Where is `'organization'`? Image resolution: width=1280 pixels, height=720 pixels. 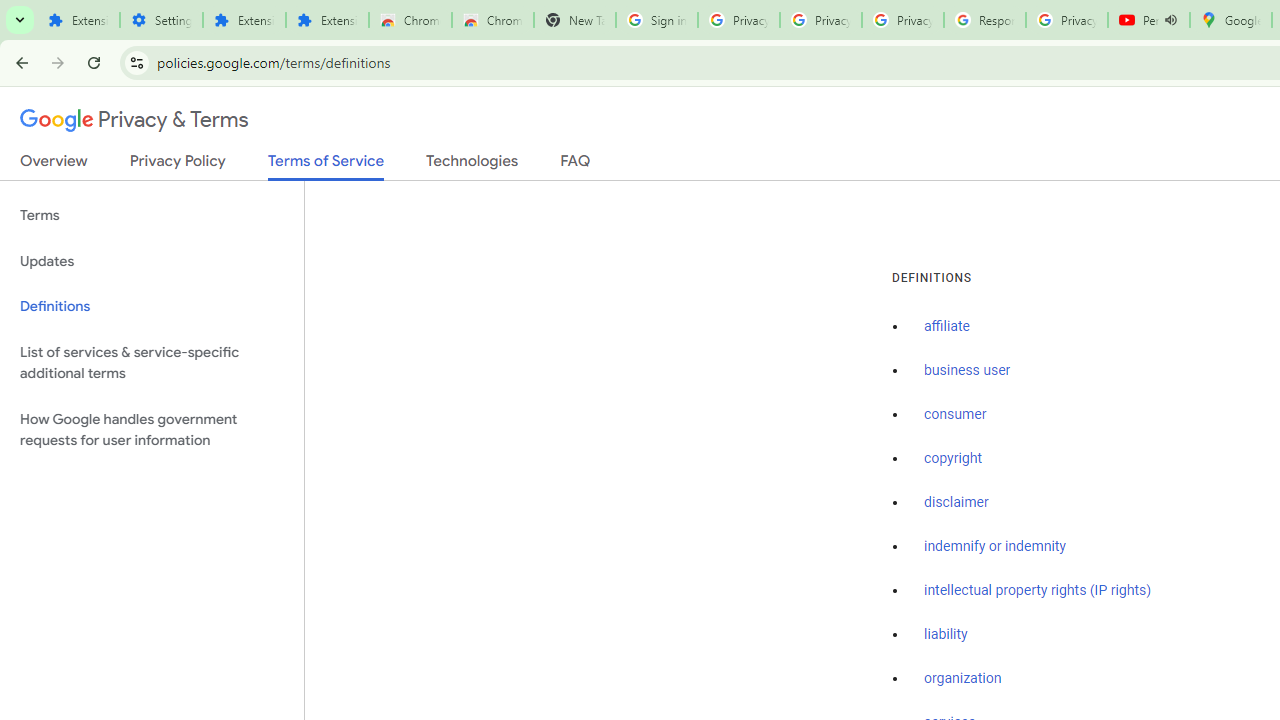 'organization' is located at coordinates (963, 678).